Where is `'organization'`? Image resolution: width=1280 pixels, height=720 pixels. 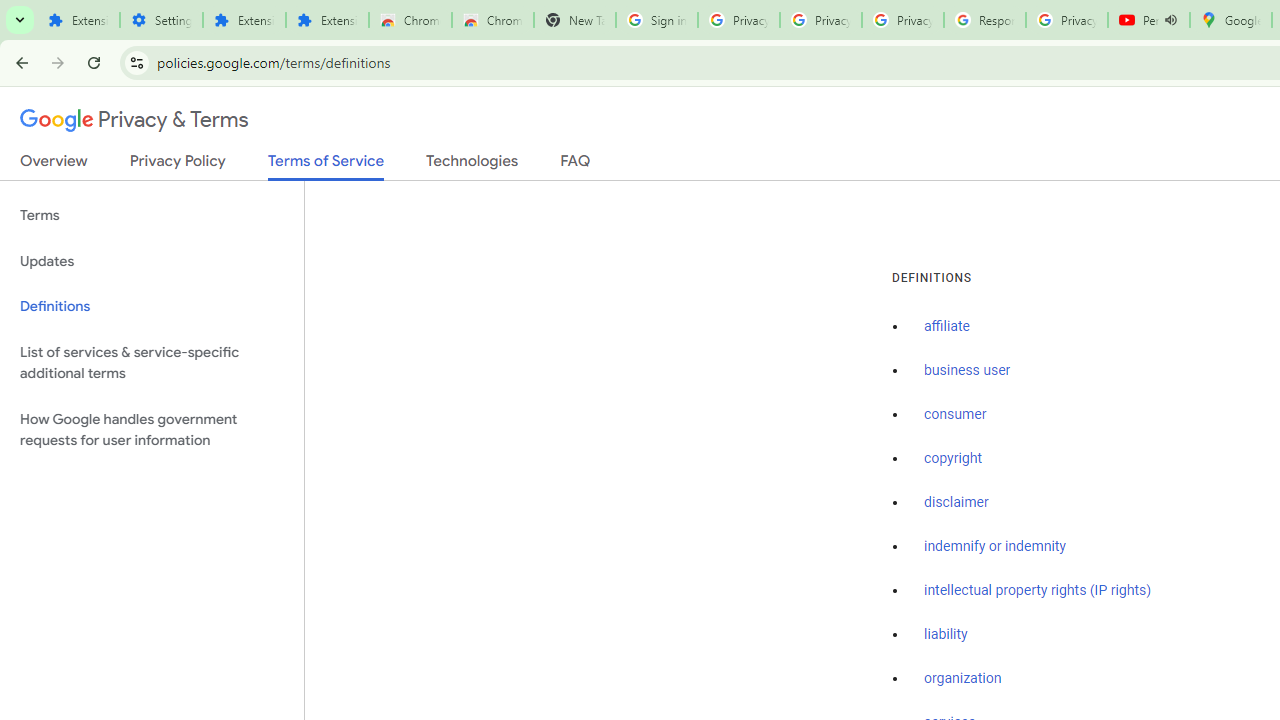 'organization' is located at coordinates (963, 678).